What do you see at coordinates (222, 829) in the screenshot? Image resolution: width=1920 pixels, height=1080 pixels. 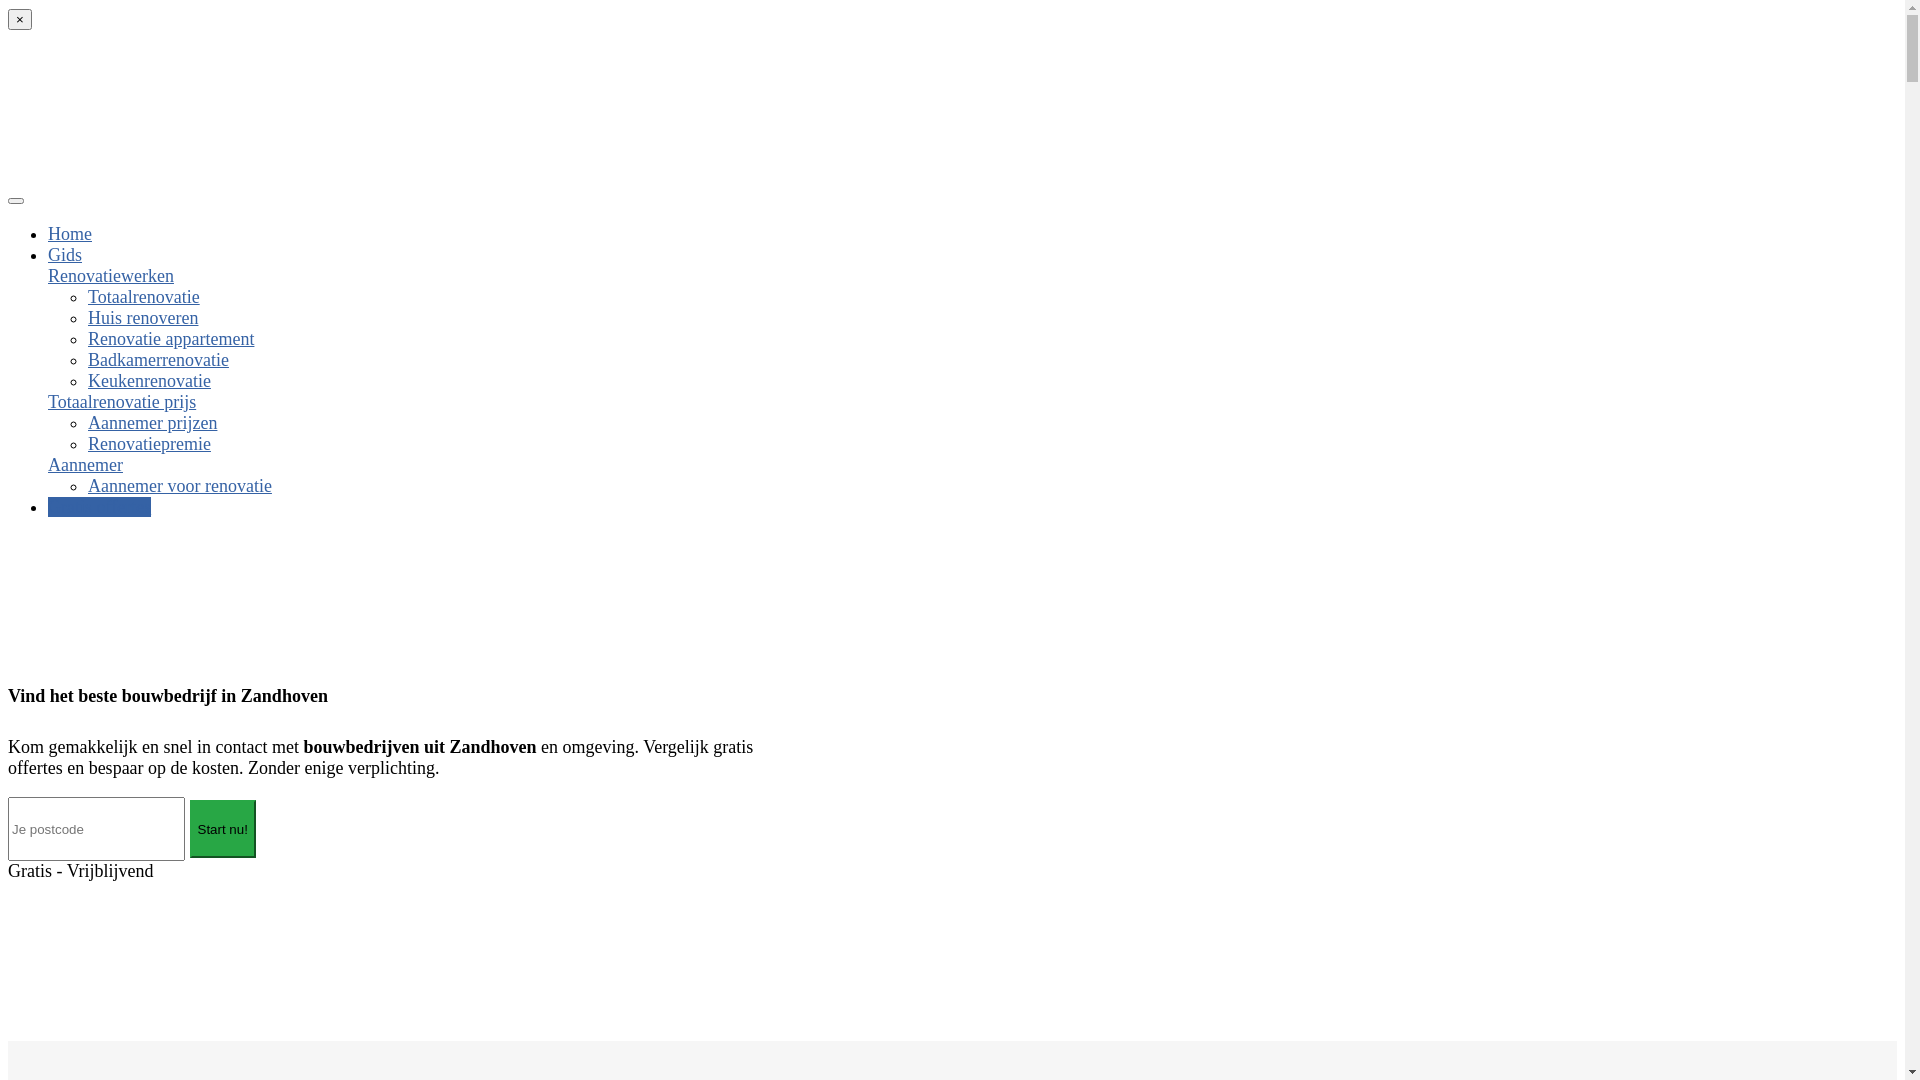 I see `'Start nu!'` at bounding box center [222, 829].